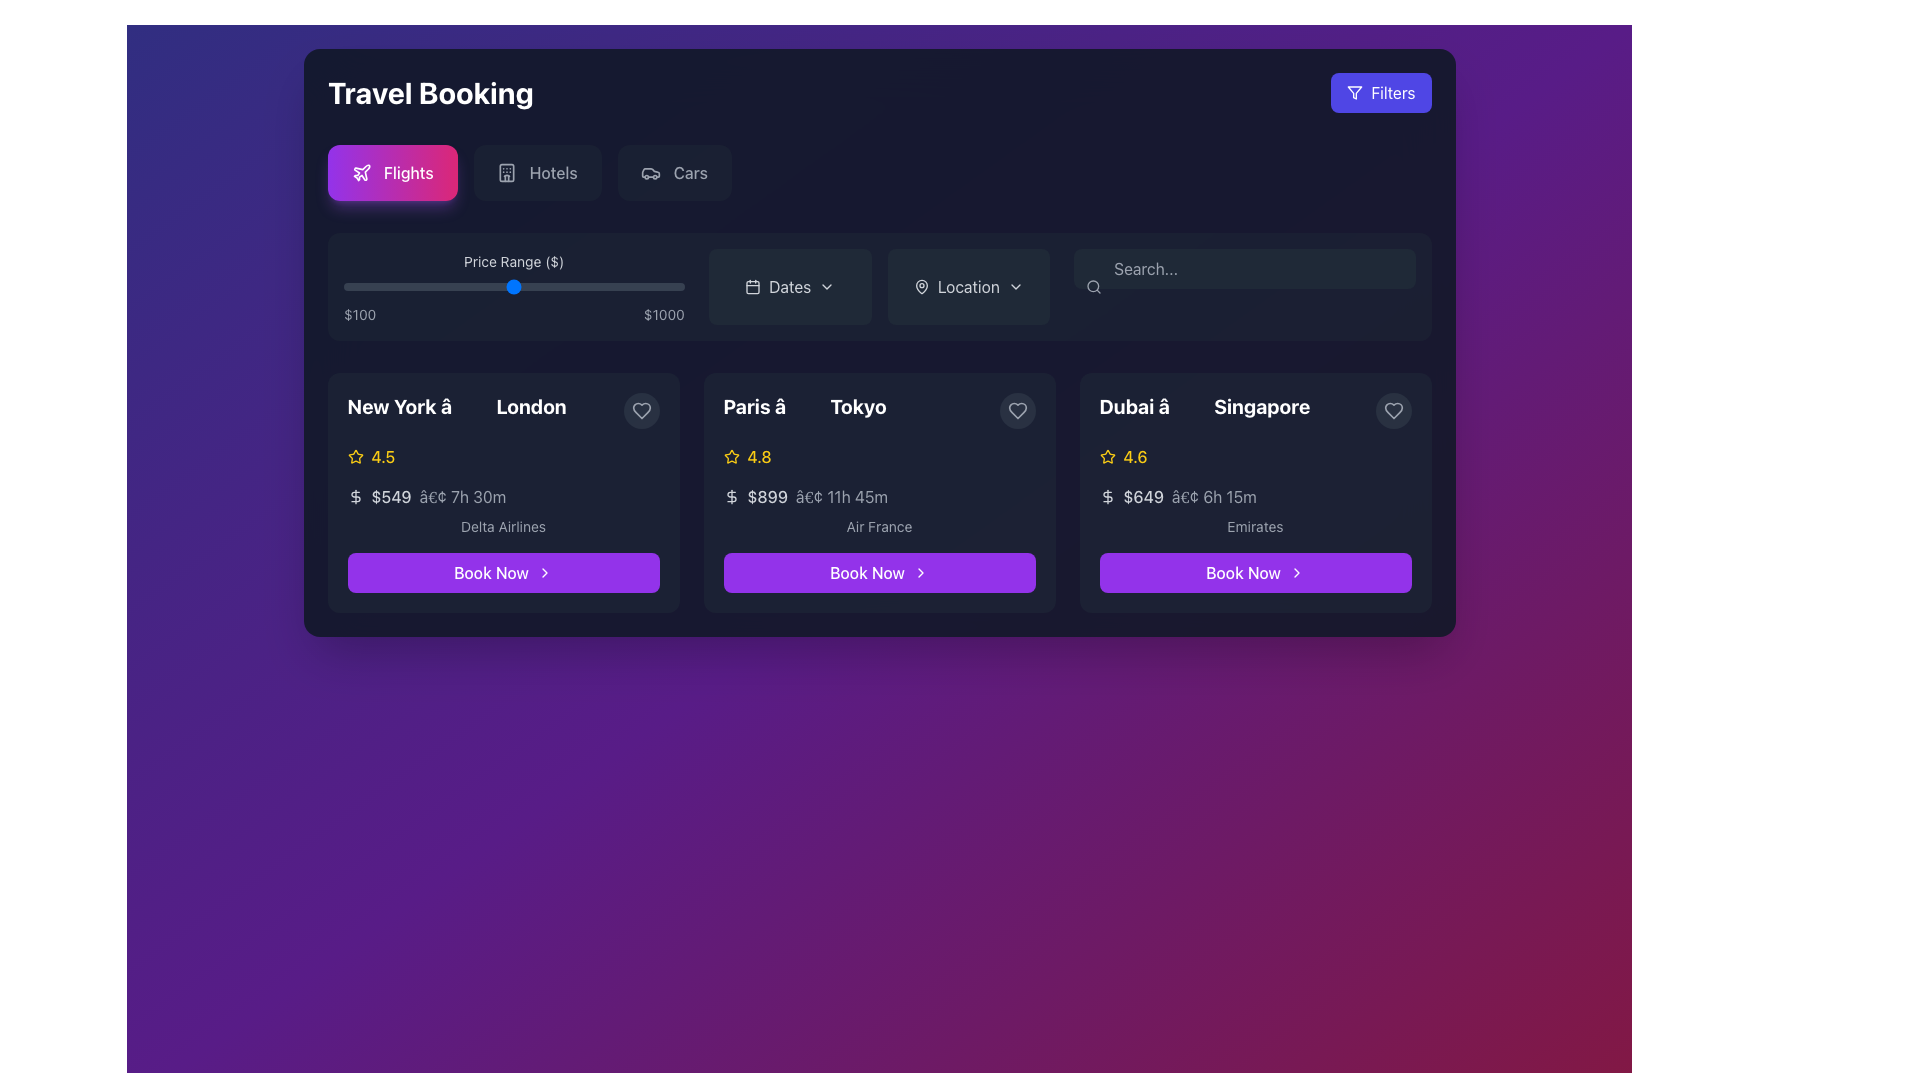  I want to click on the heart-shaped icon in the 'Paris to Tokyo' card to favorite it, so click(1017, 410).